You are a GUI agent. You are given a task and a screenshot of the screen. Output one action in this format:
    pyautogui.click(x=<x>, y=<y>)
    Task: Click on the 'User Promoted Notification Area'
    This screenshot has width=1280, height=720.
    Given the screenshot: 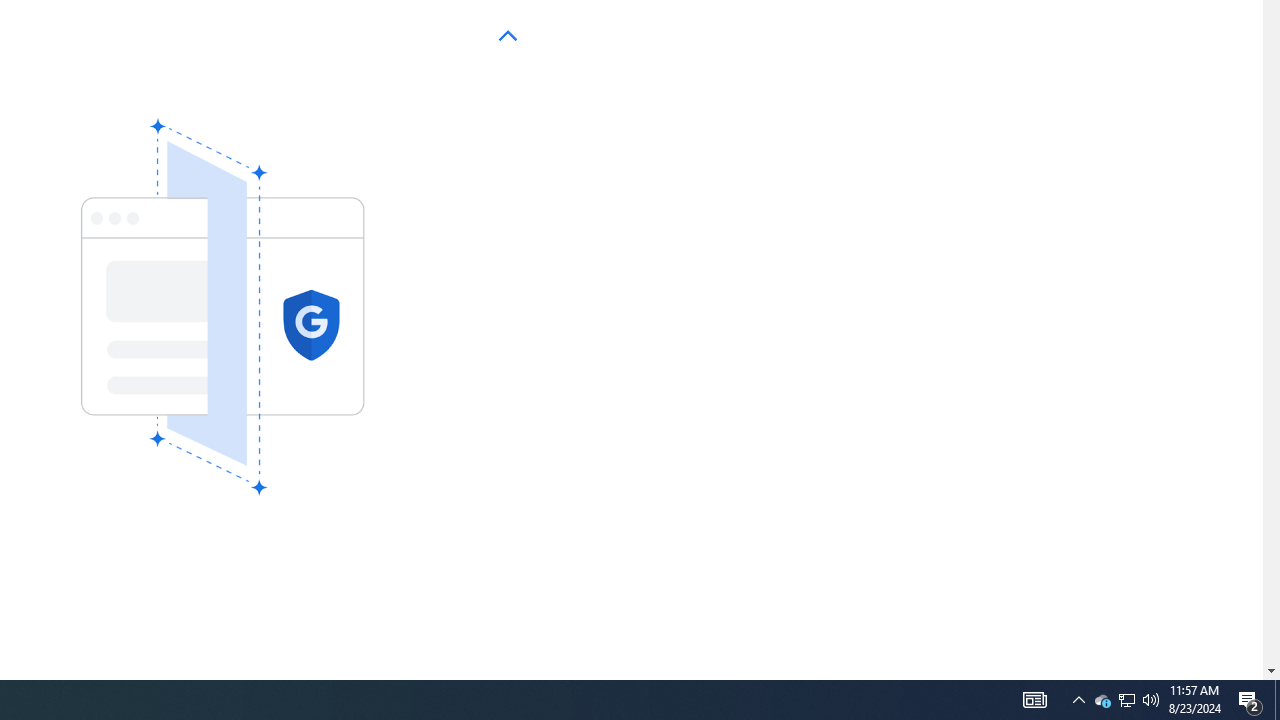 What is the action you would take?
    pyautogui.click(x=1151, y=698)
    